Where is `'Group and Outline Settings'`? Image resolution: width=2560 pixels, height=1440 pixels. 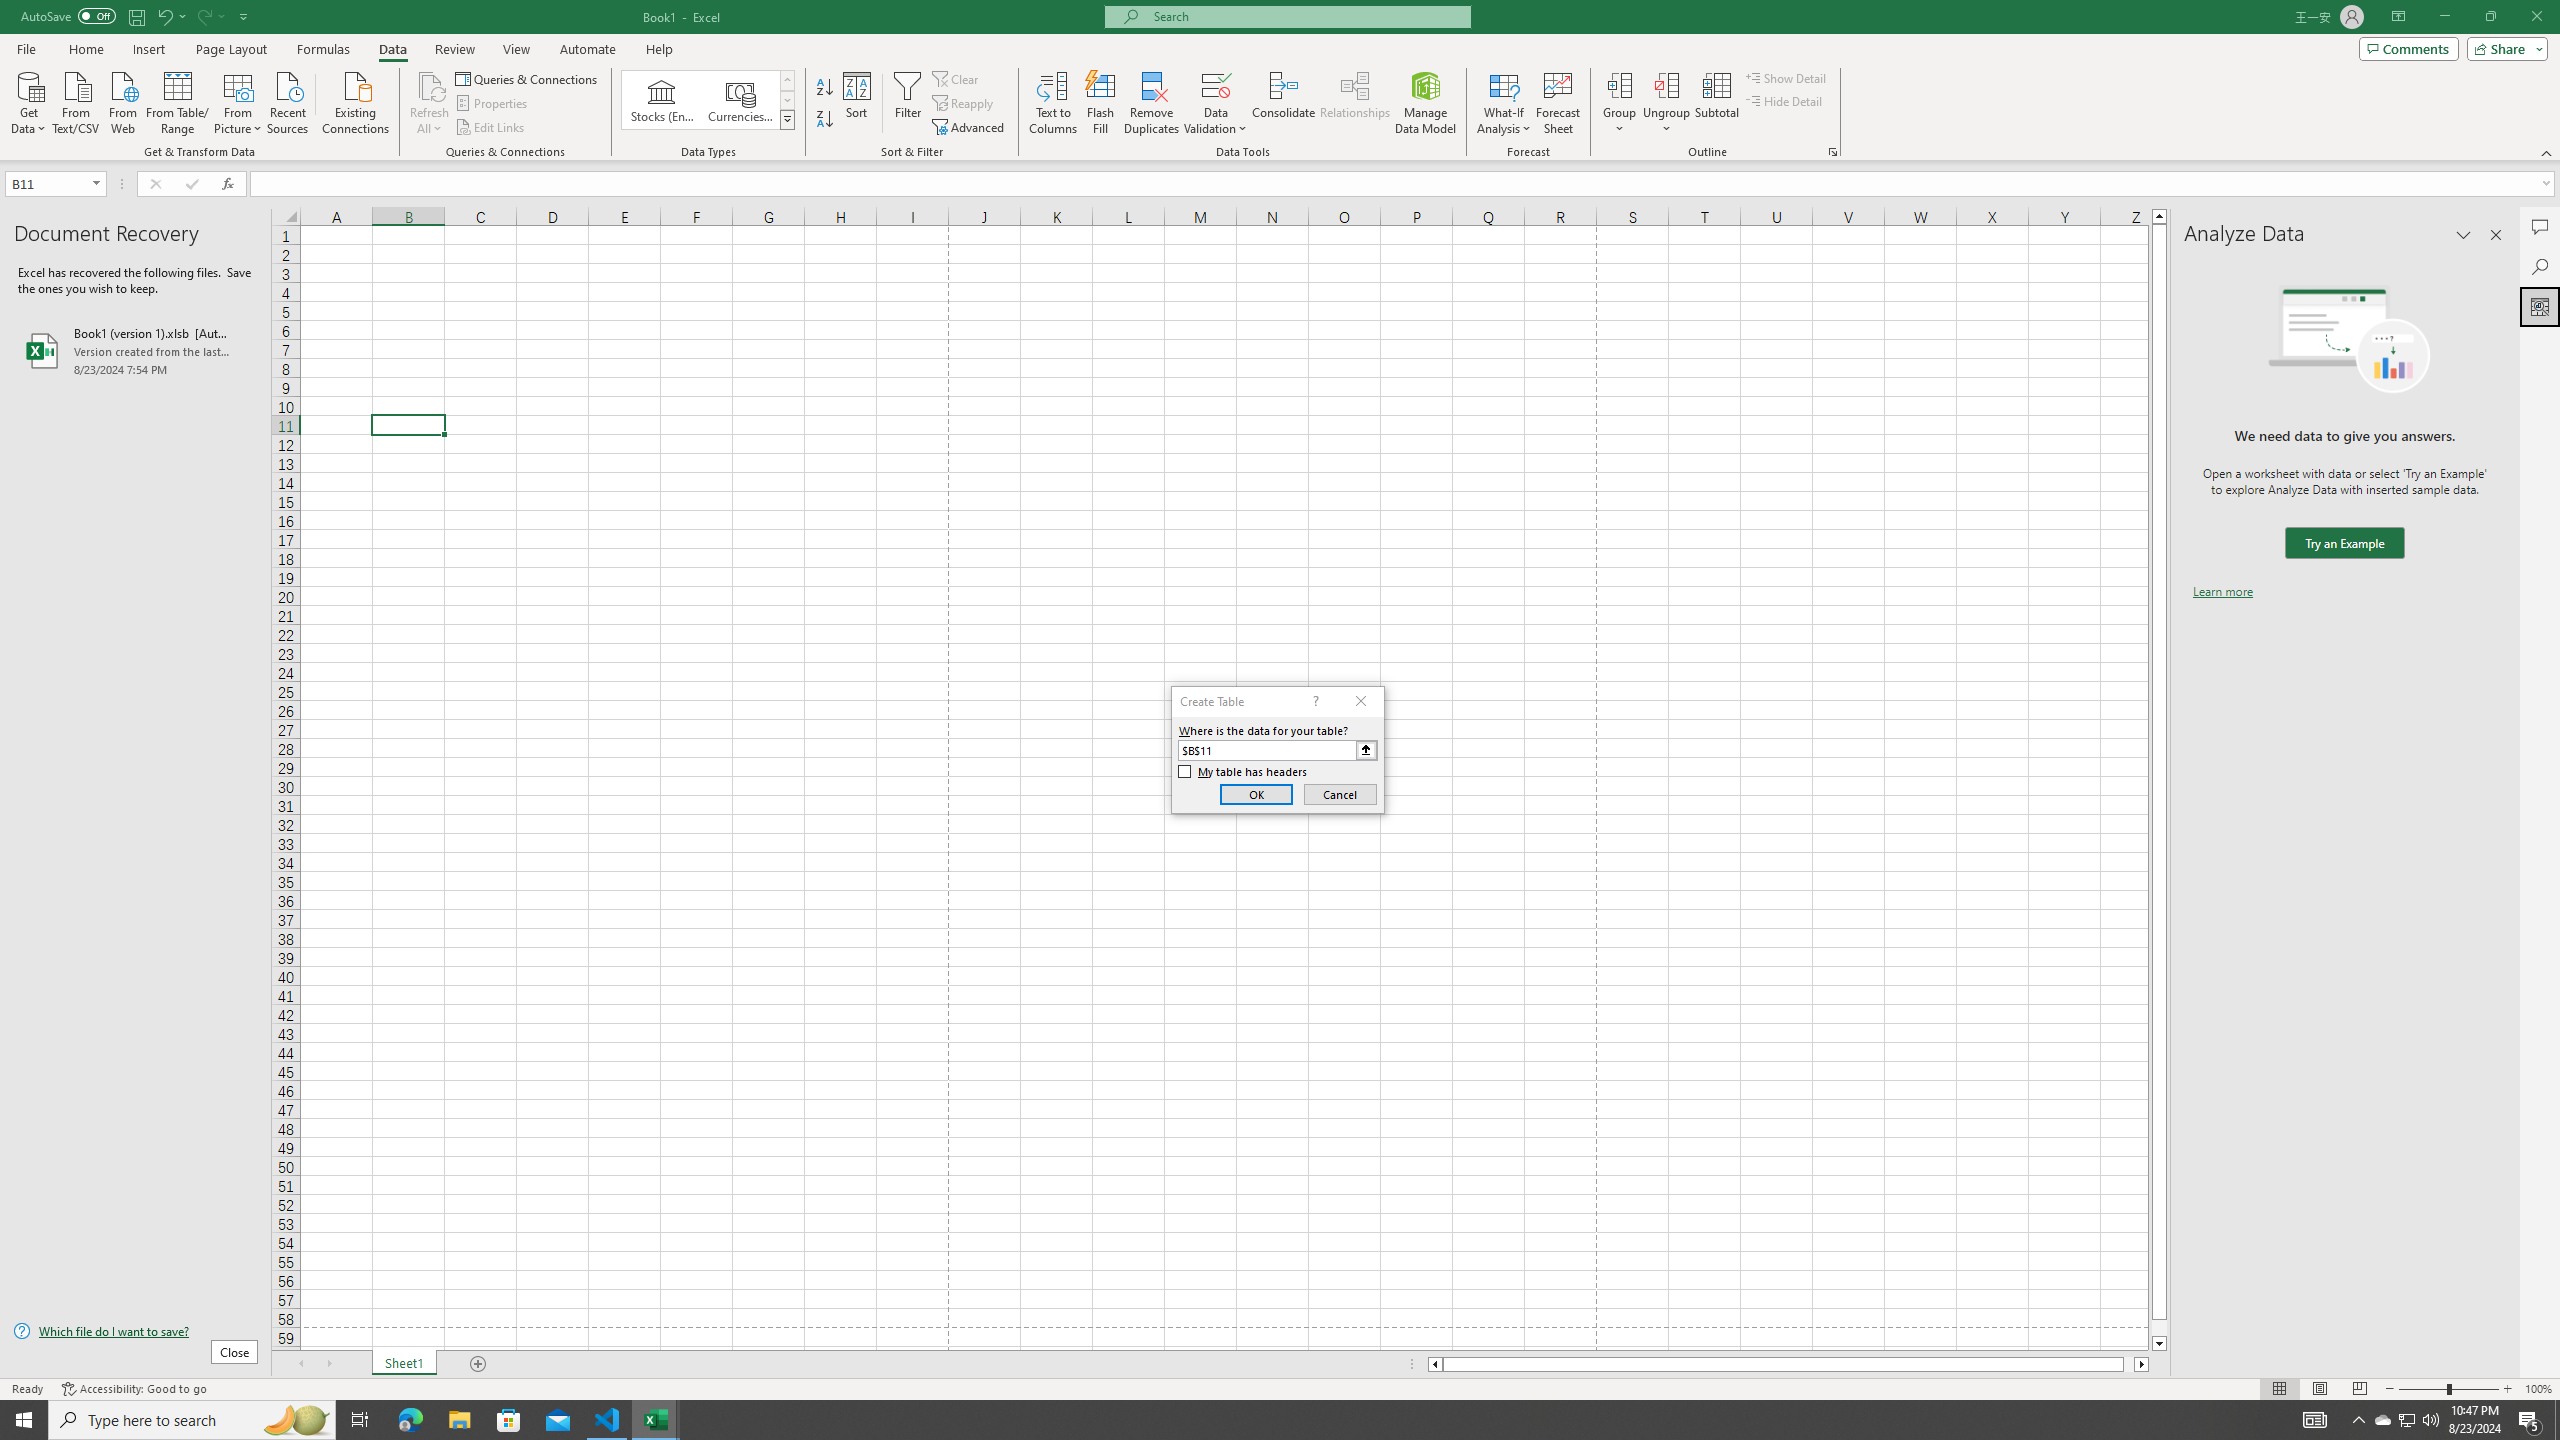 'Group and Outline Settings' is located at coordinates (1831, 150).